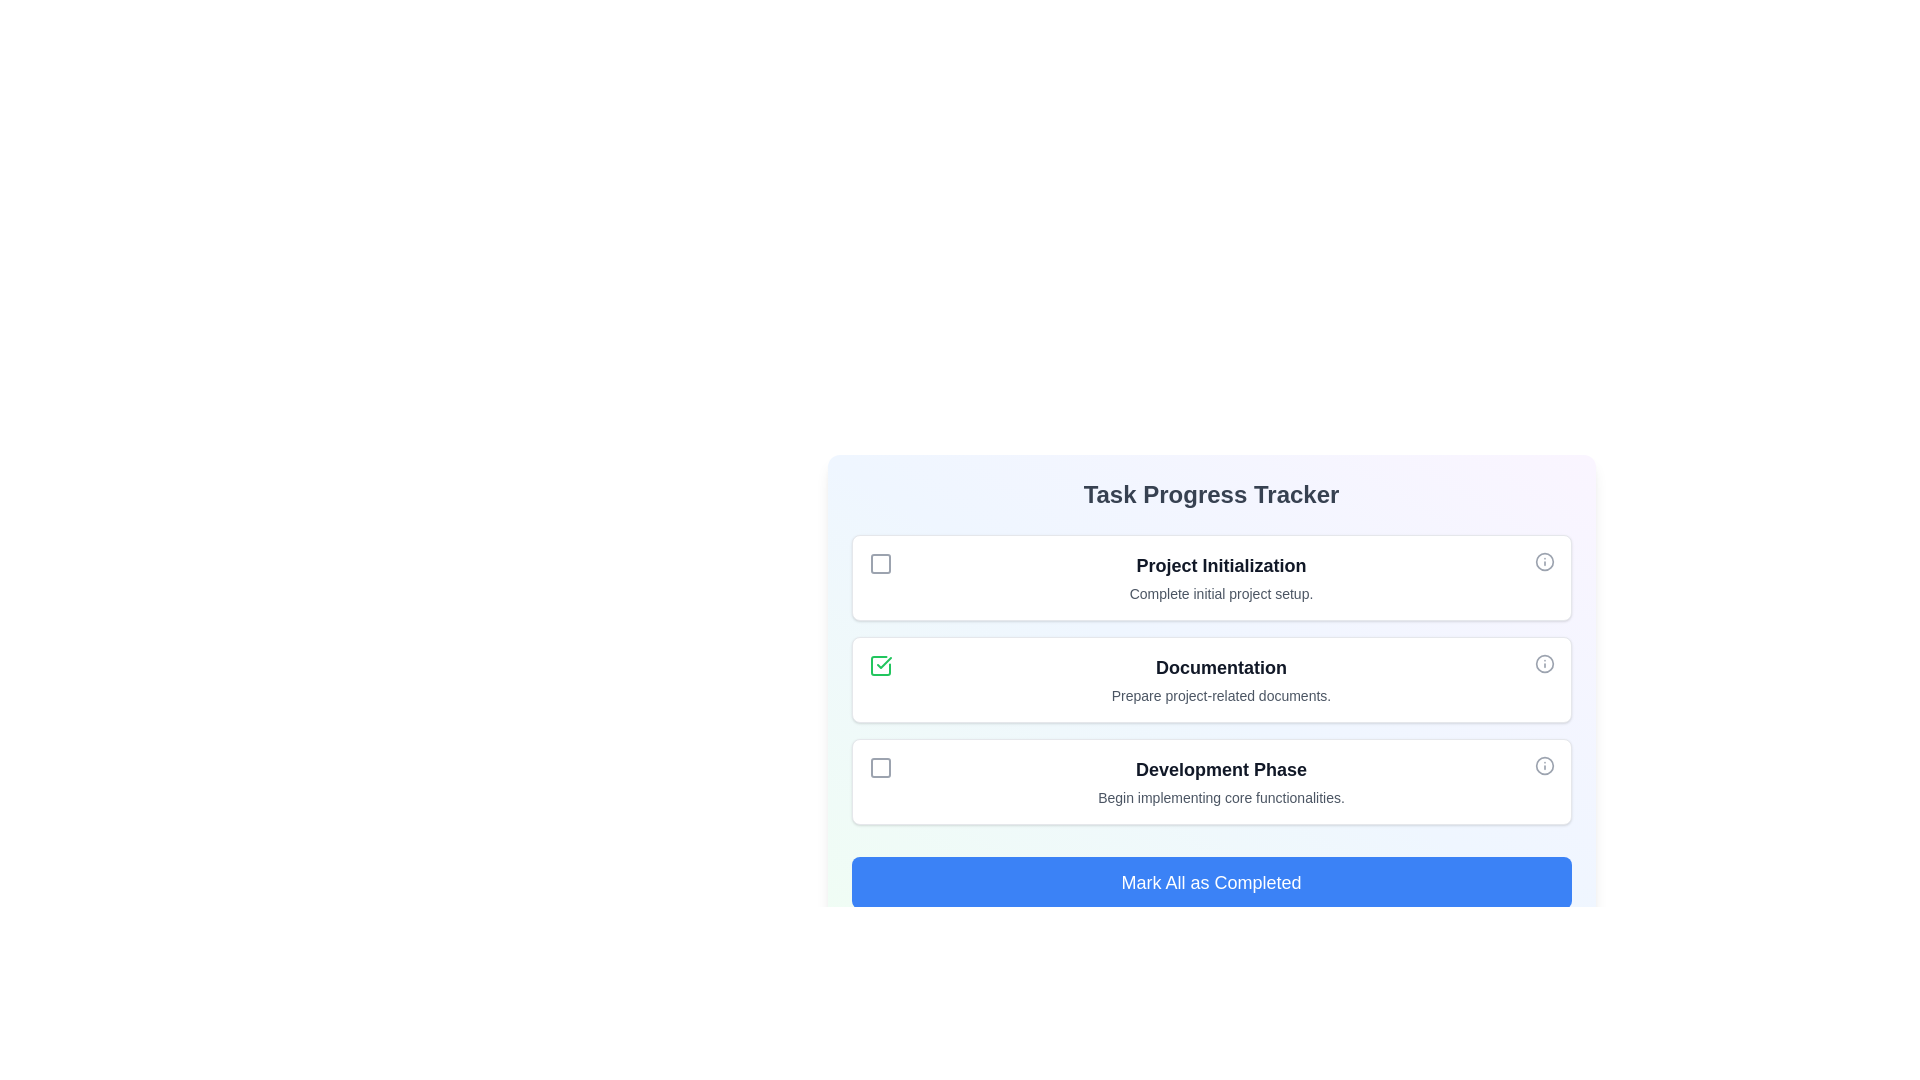 Image resolution: width=1920 pixels, height=1080 pixels. Describe the element at coordinates (1220, 667) in the screenshot. I see `the bold text label 'Documentation' located in the middle section of the task progress tracker` at that location.